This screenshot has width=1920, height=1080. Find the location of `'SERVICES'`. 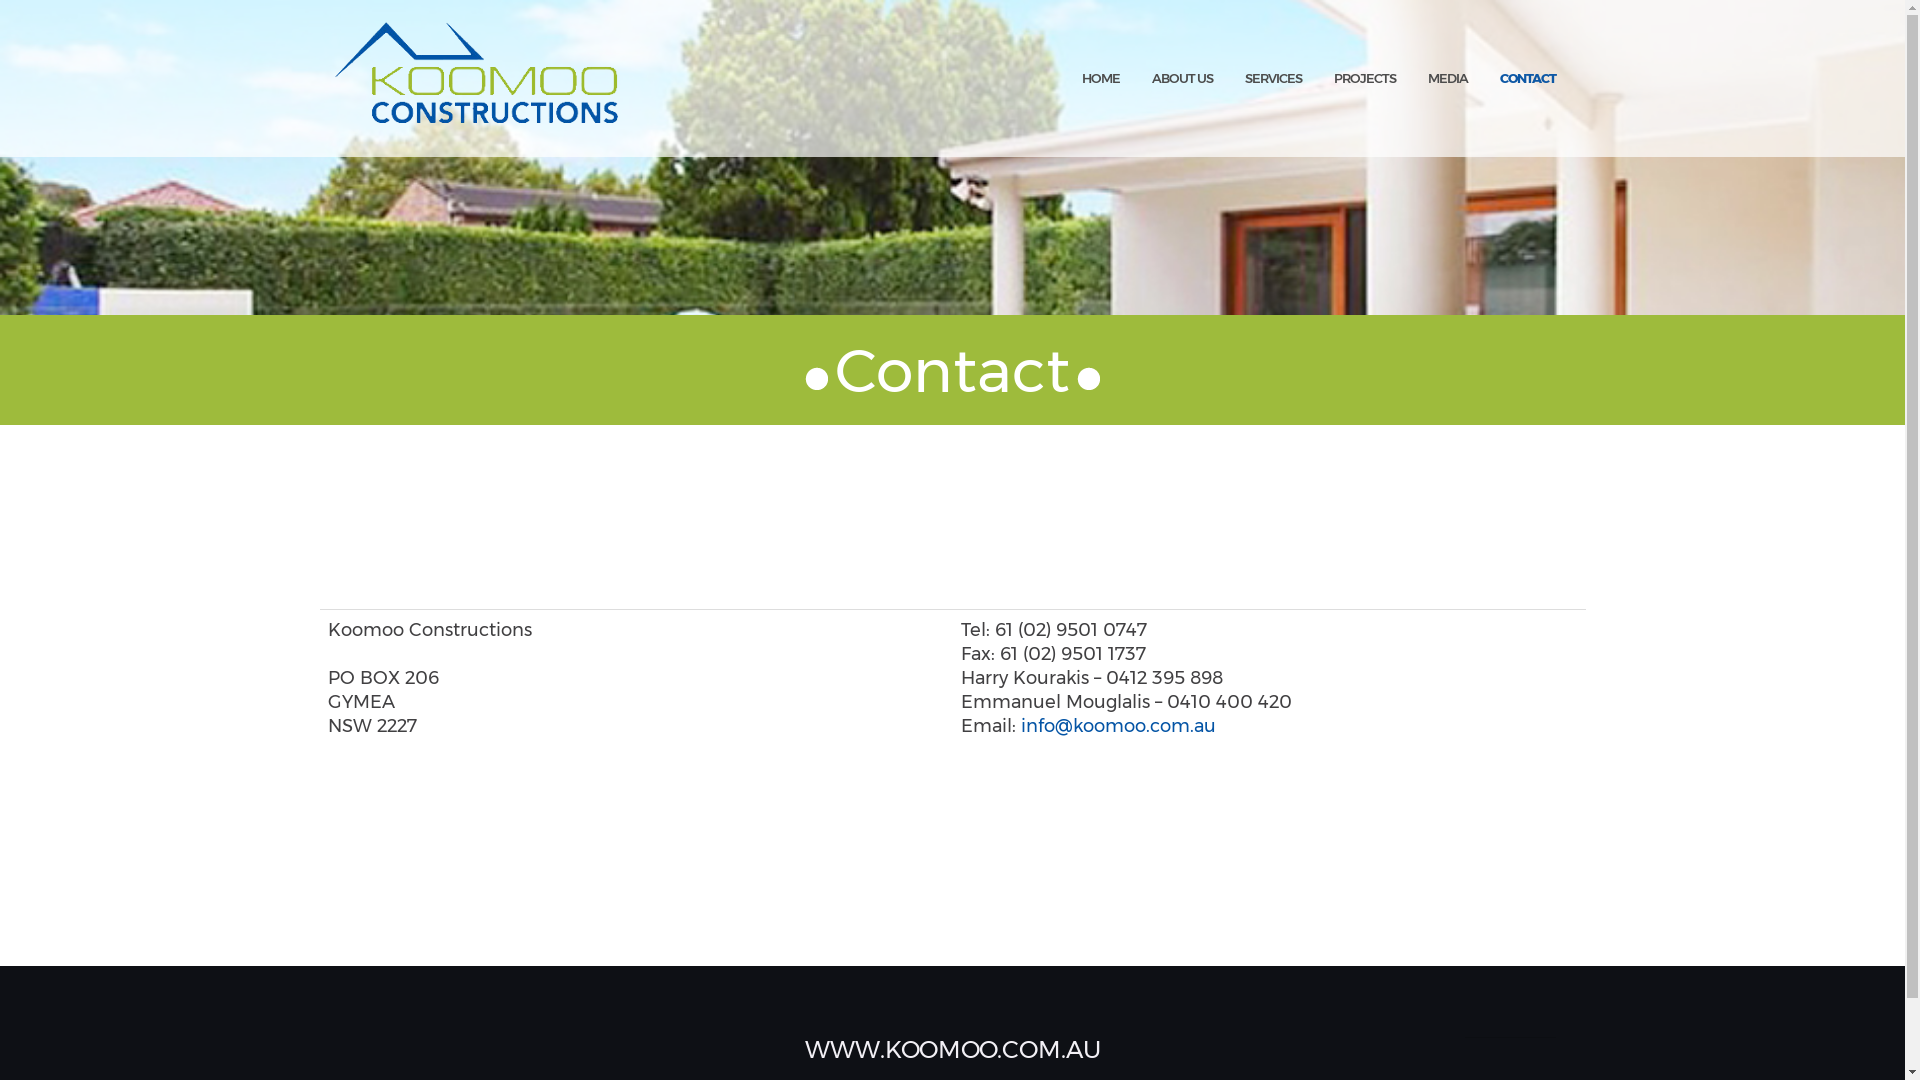

'SERVICES' is located at coordinates (1271, 78).